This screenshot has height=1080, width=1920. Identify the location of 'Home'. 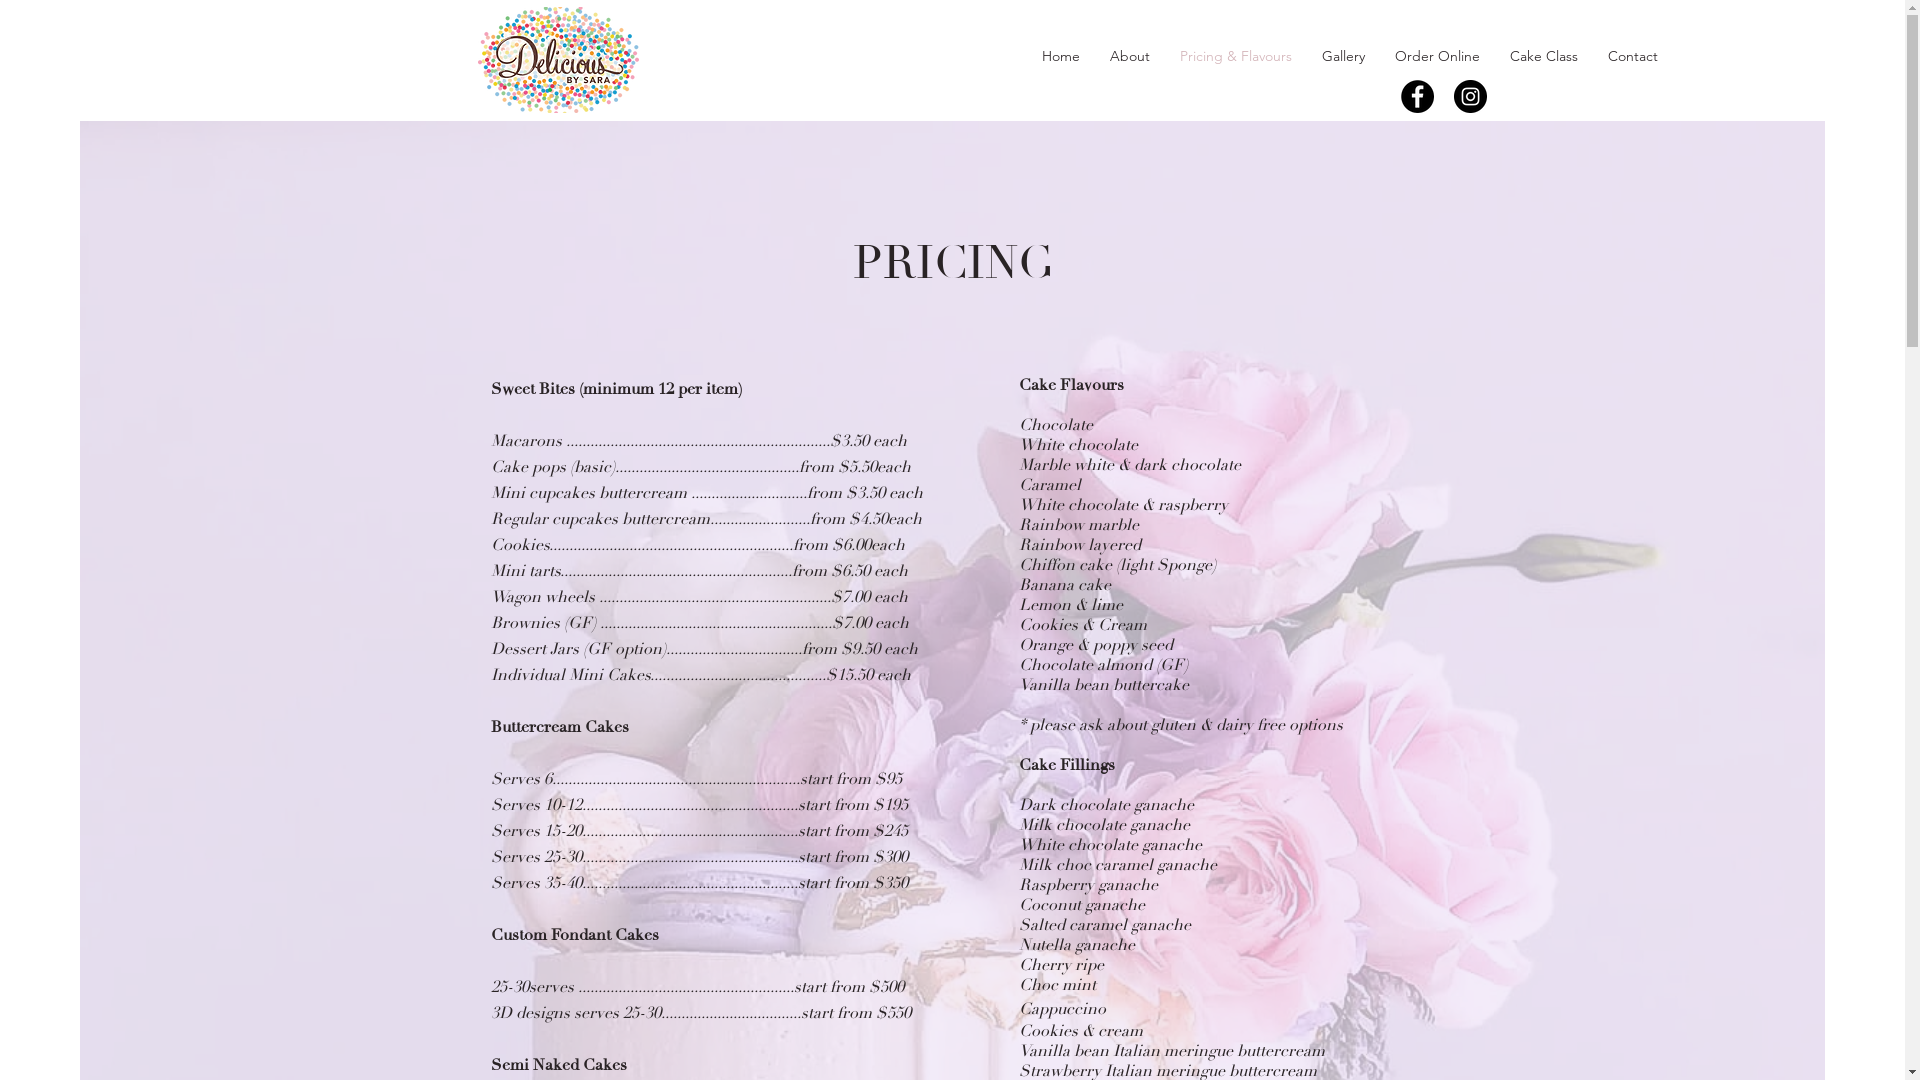
(1059, 55).